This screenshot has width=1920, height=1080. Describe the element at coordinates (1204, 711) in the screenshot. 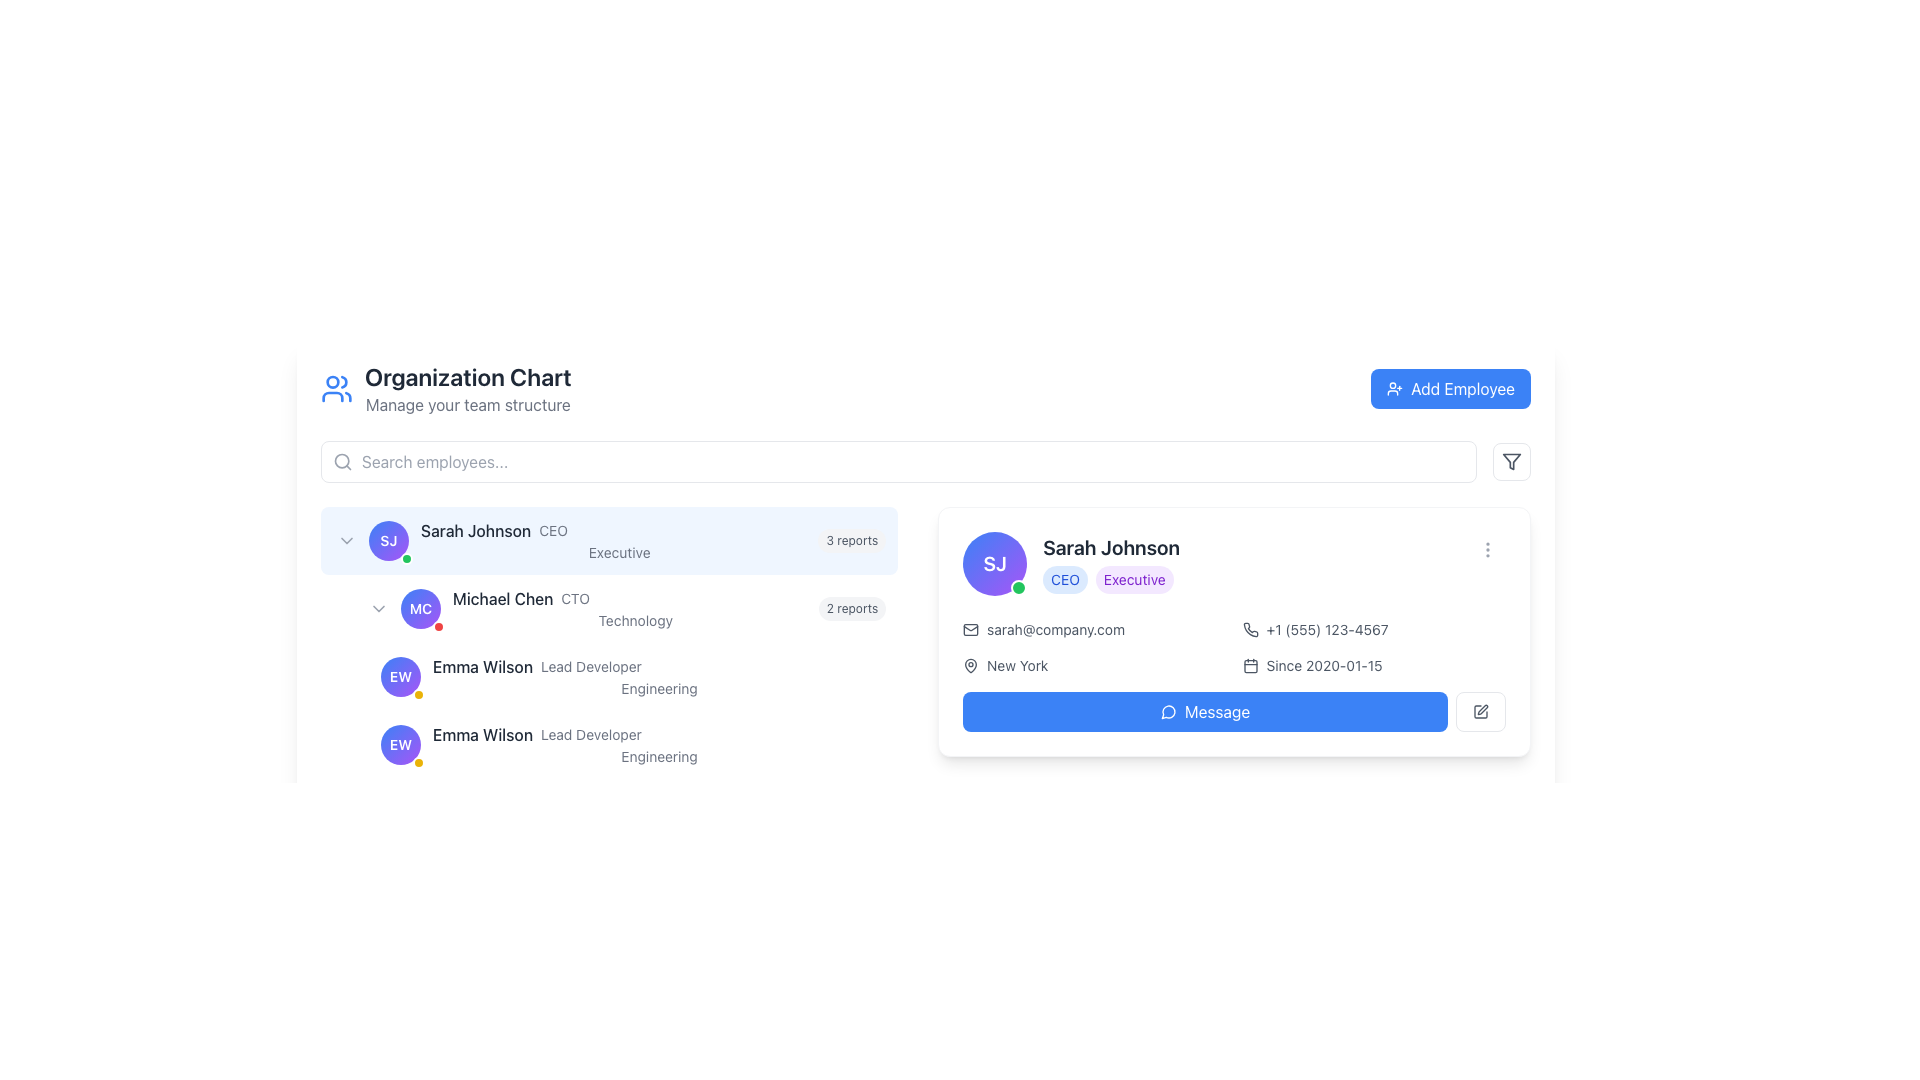

I see `the message action button for 'Sarah Johnson', located in the lower part of her profile card` at that location.